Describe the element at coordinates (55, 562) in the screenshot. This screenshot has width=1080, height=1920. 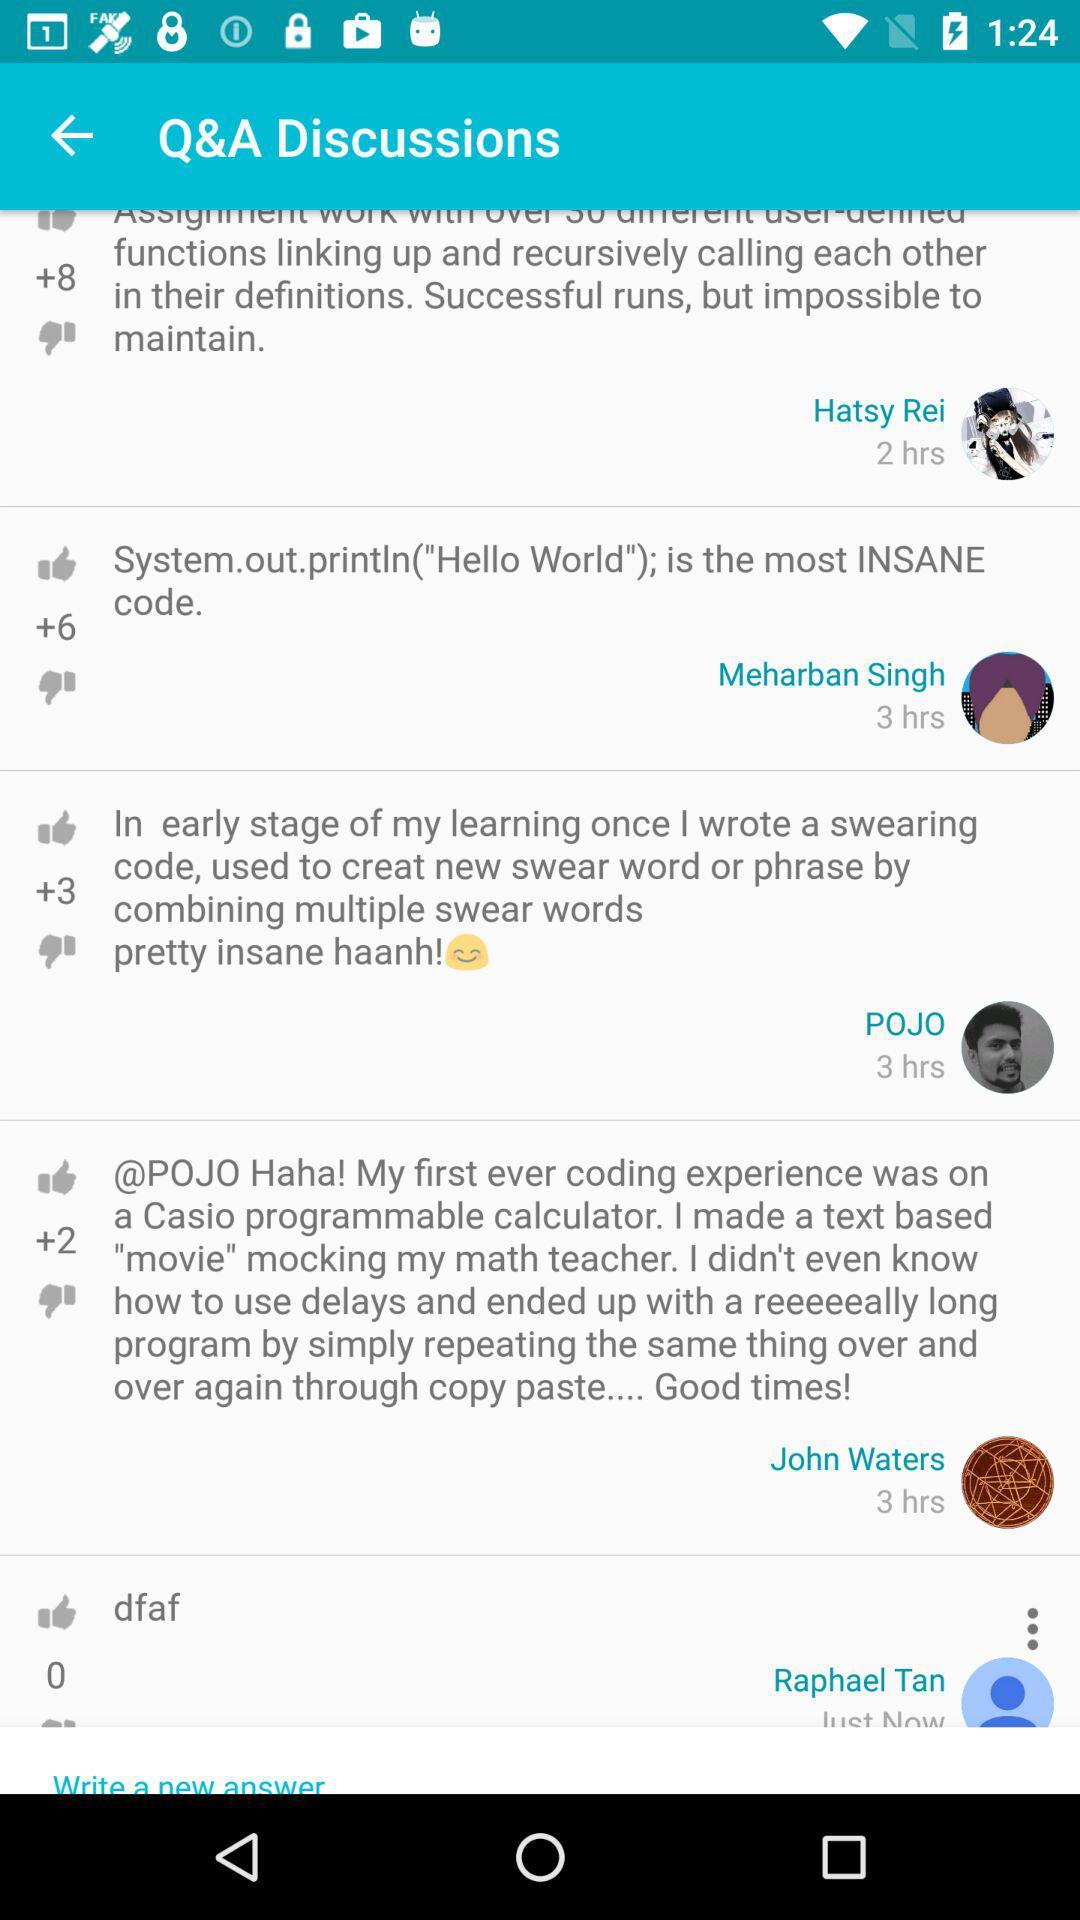
I see `like comment` at that location.